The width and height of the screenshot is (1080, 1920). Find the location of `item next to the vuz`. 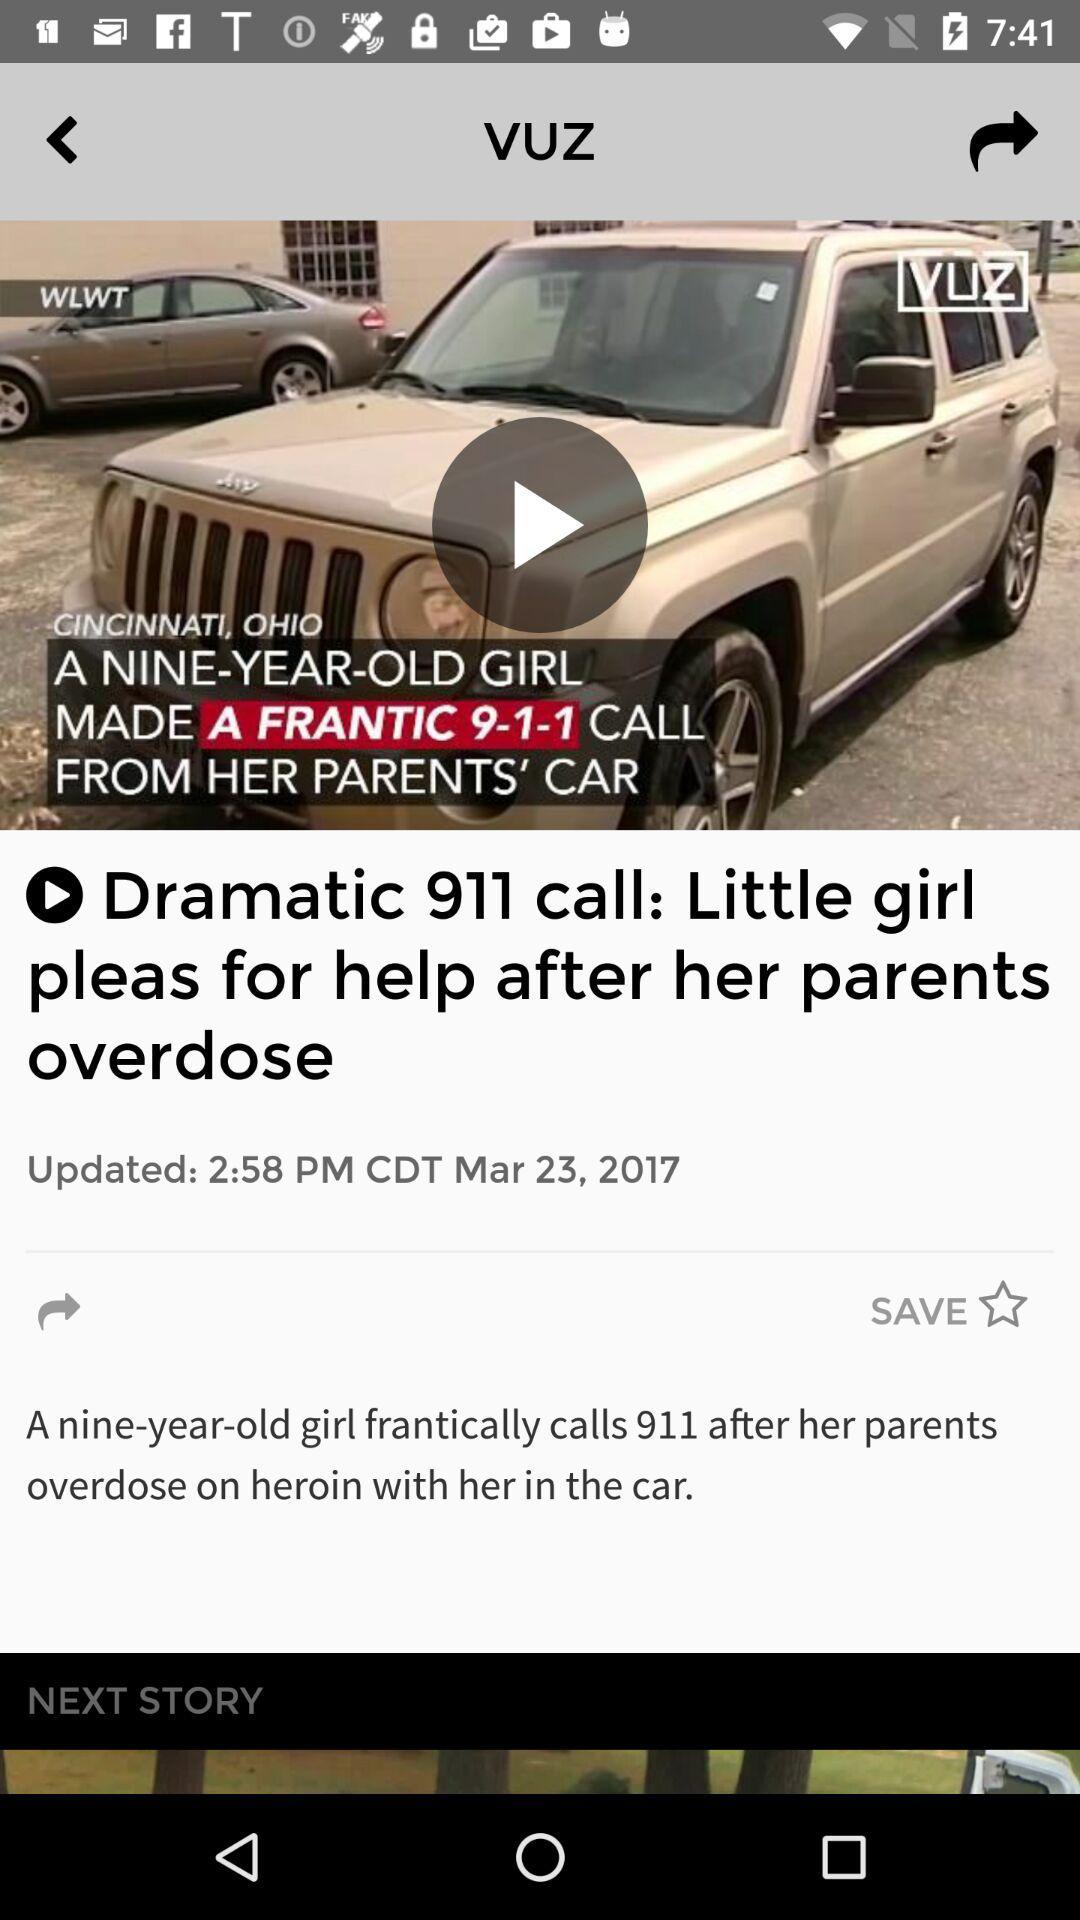

item next to the vuz is located at coordinates (1003, 140).